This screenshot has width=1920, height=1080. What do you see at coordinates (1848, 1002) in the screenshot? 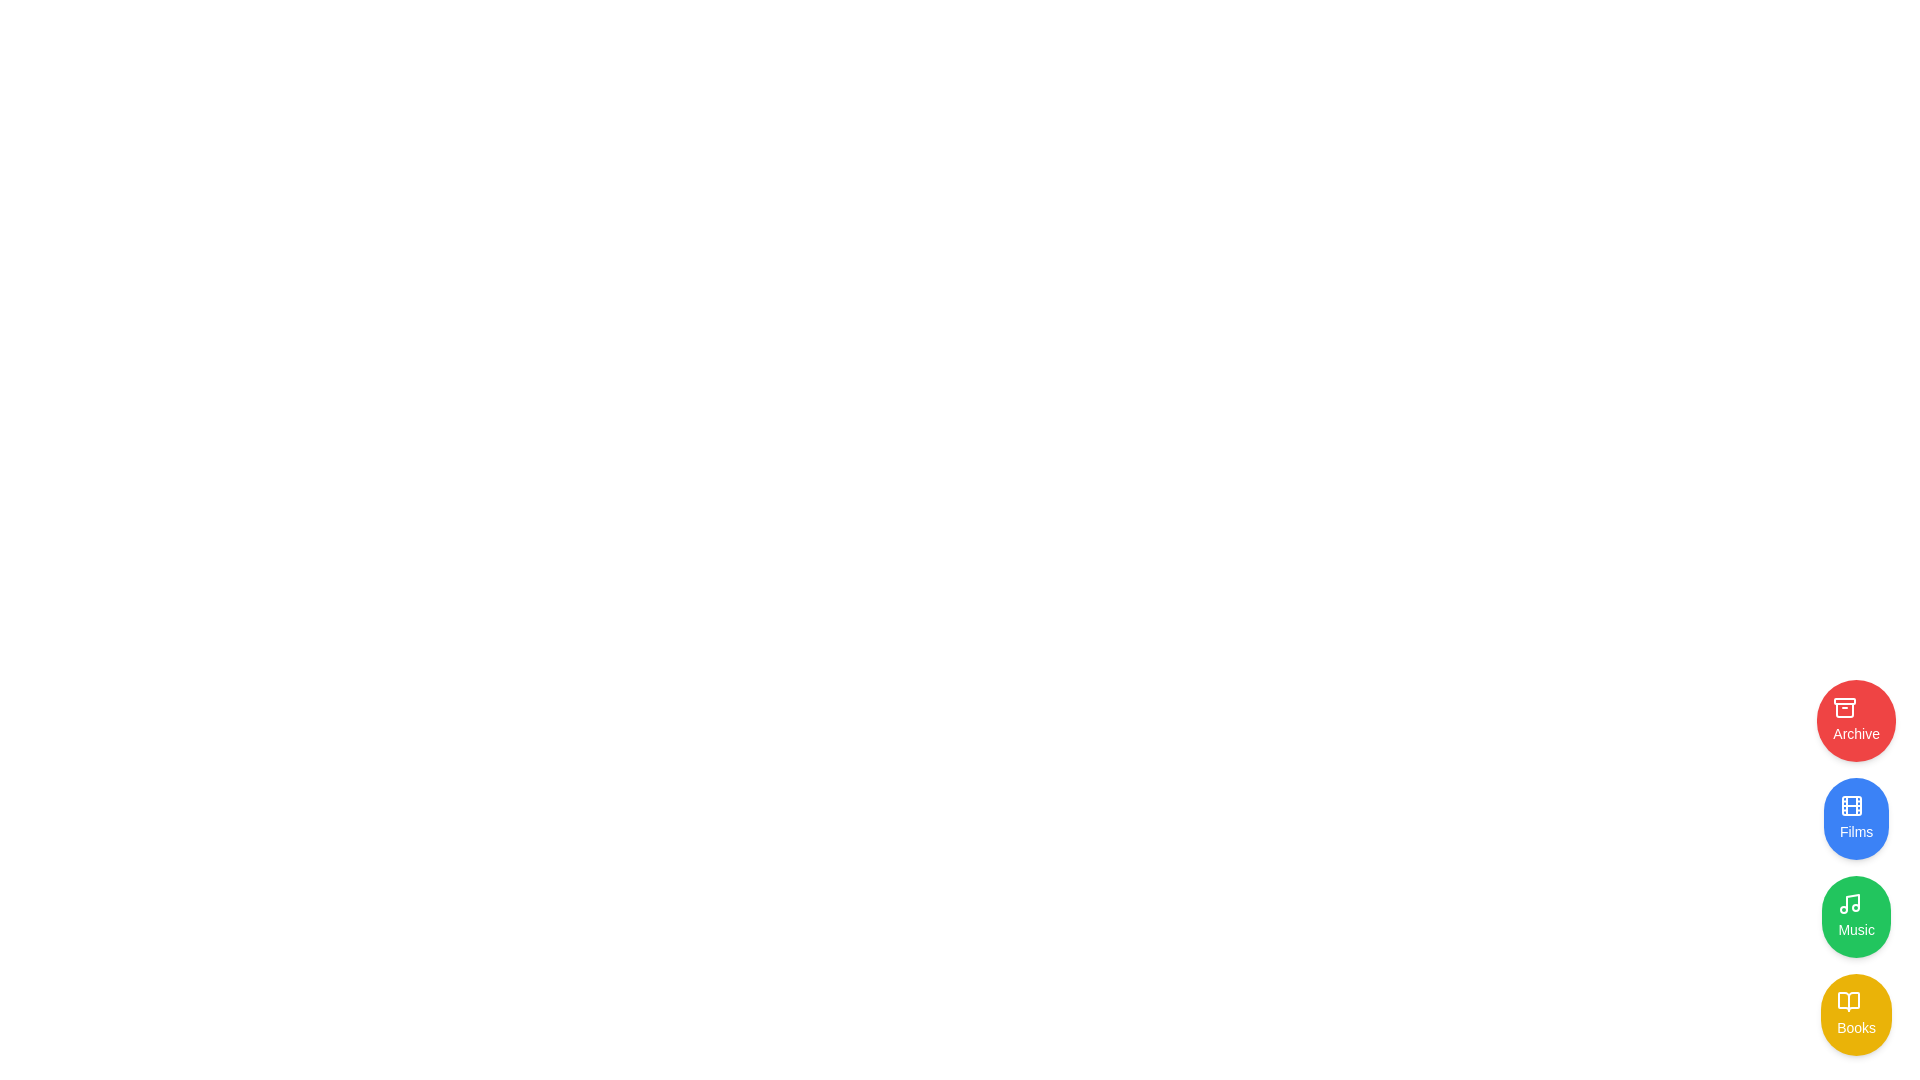
I see `the 'Books' icon segment, which is part of a vertical navigation group of circular buttons on the right side of the interface` at bounding box center [1848, 1002].